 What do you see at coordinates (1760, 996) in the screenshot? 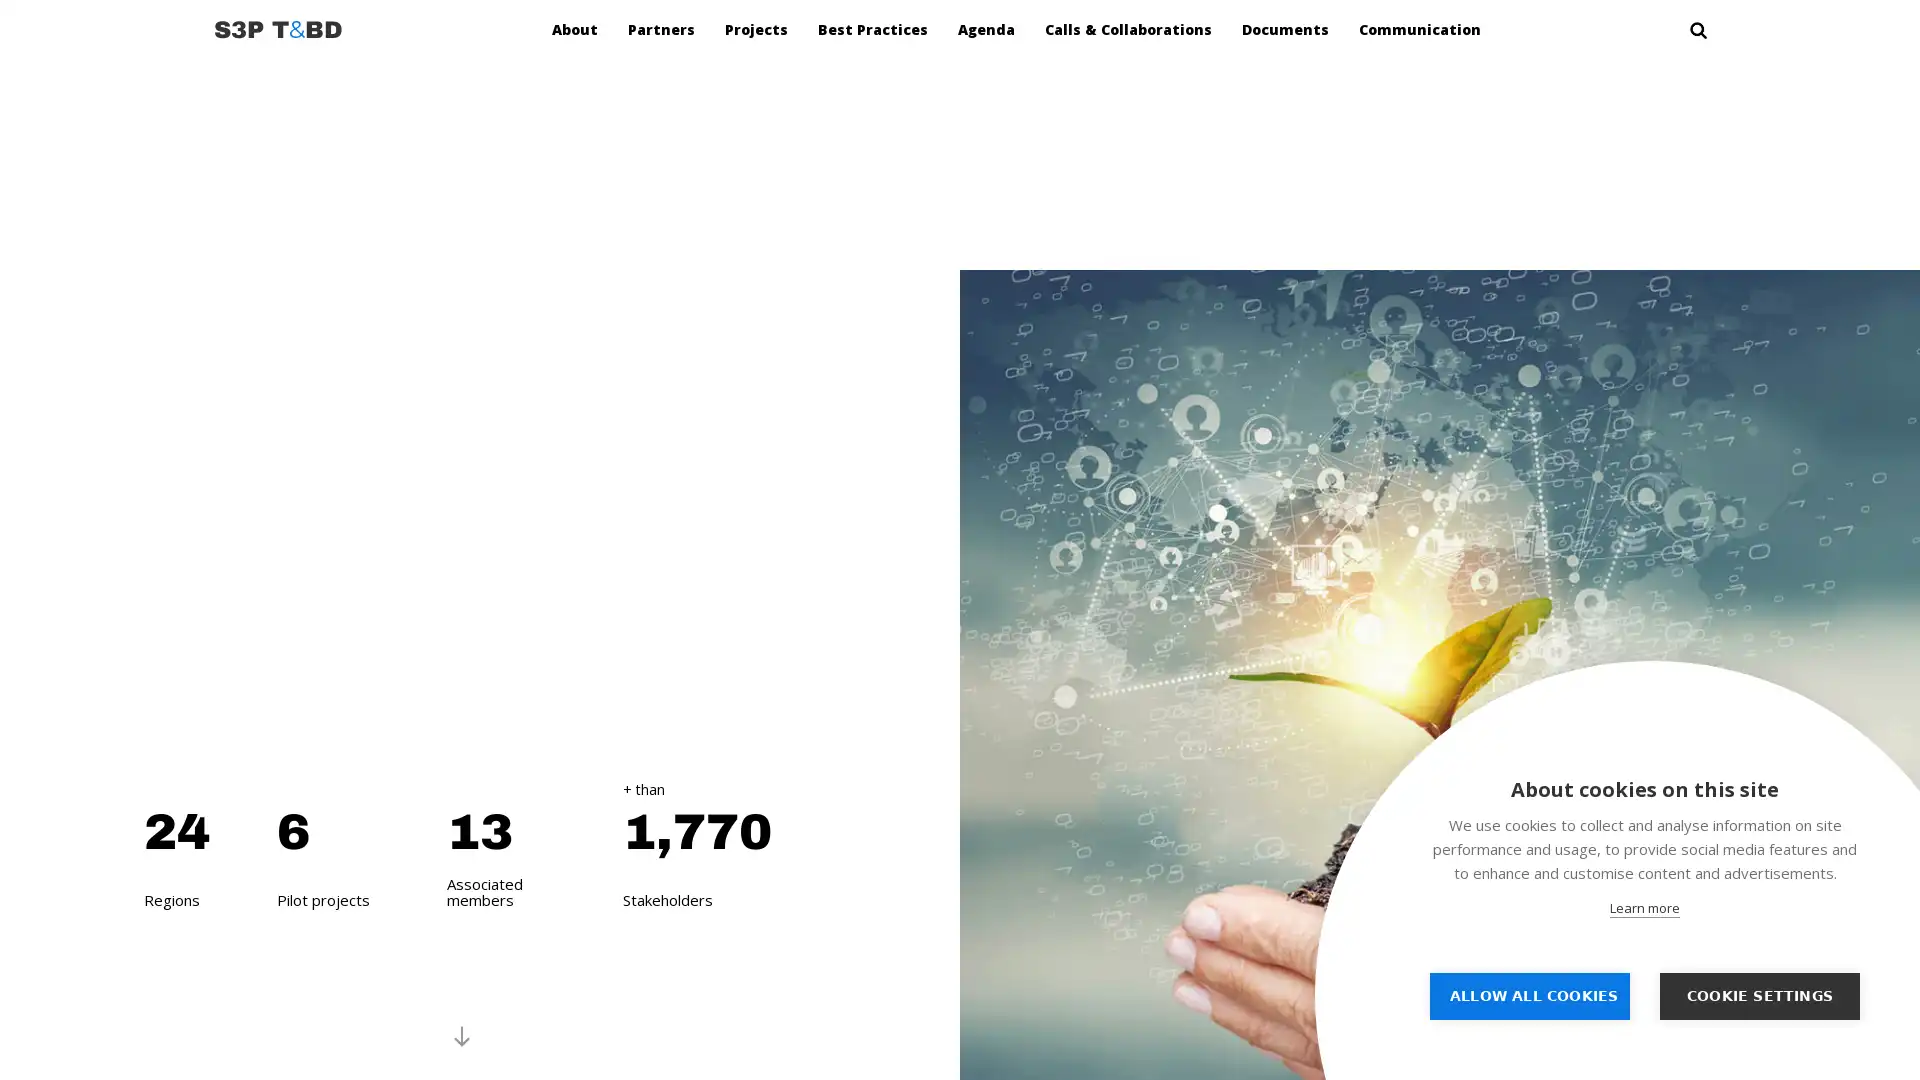
I see `COOKIE SETTINGS` at bounding box center [1760, 996].